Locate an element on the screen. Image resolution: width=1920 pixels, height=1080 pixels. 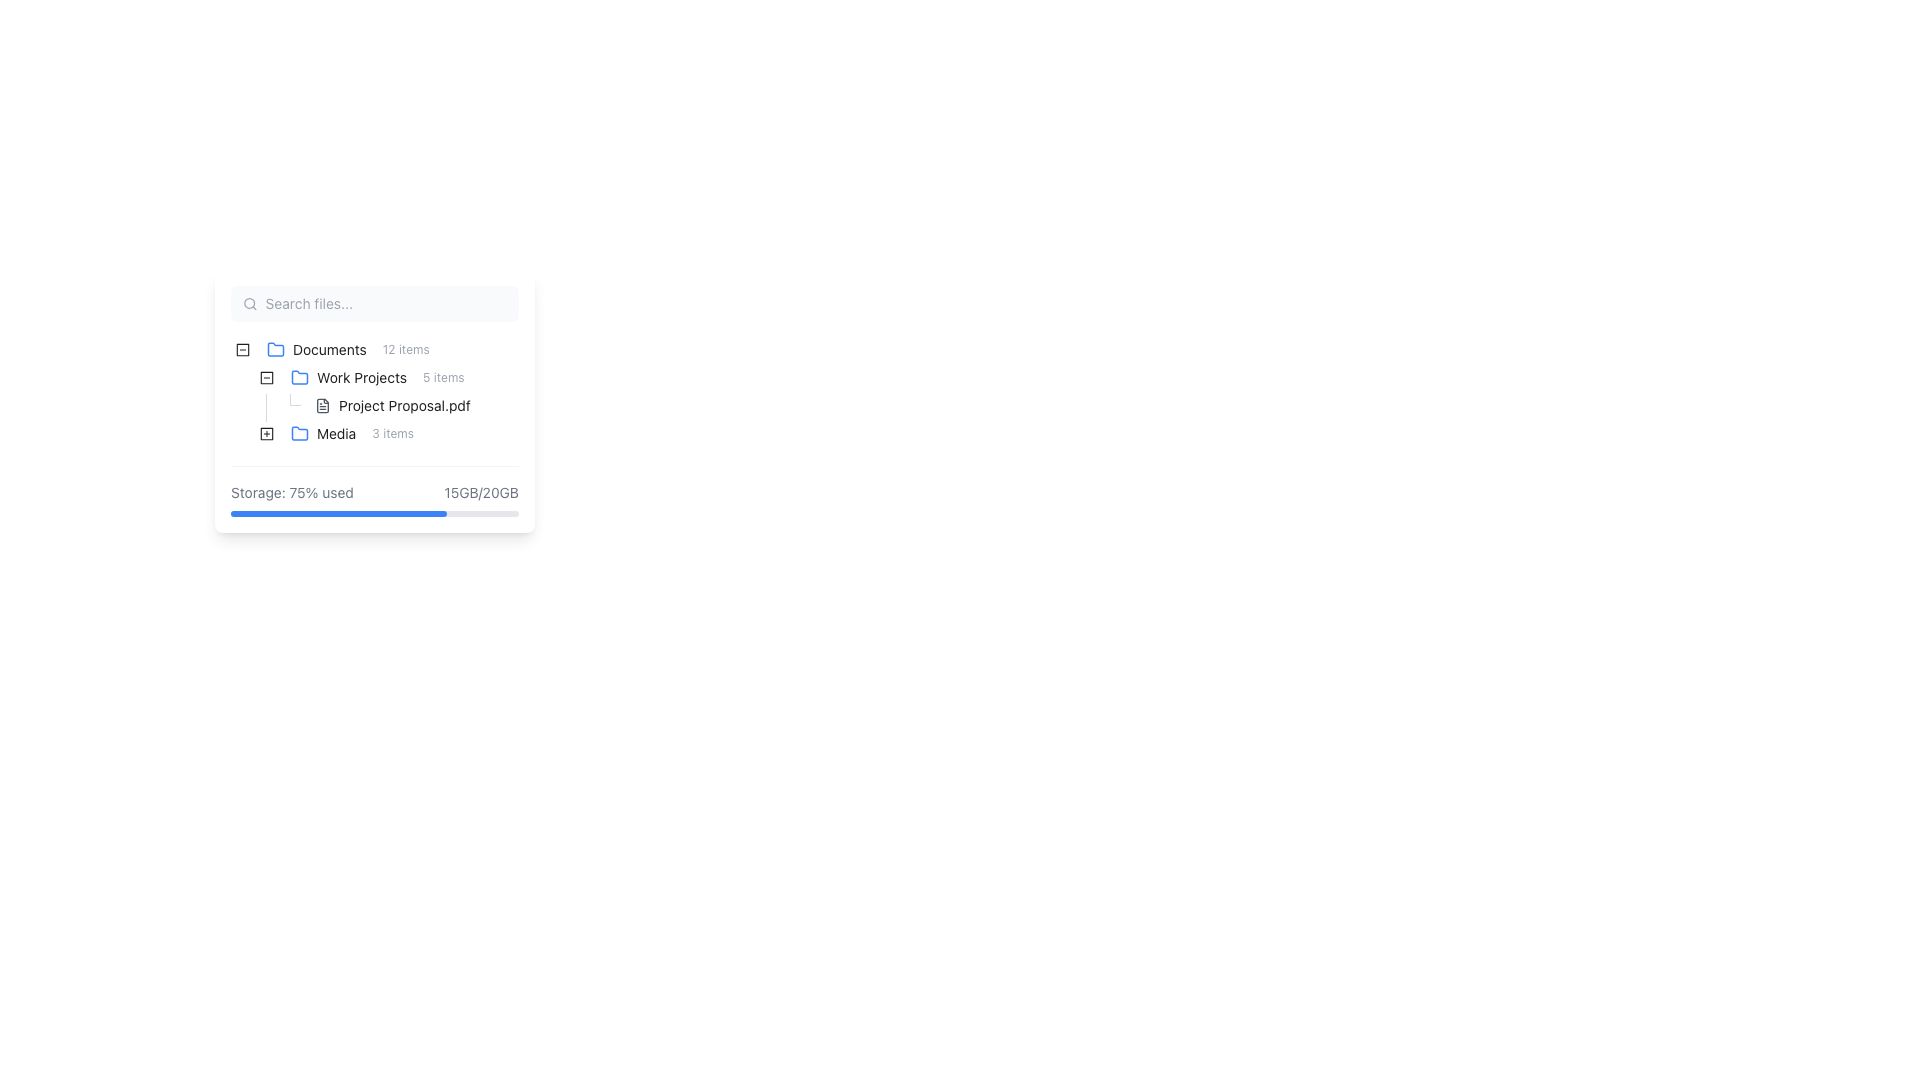
the small, square-shaped indent marker next to the 'Work Projects' entry in the hierarchical file navigation interface is located at coordinates (242, 405).